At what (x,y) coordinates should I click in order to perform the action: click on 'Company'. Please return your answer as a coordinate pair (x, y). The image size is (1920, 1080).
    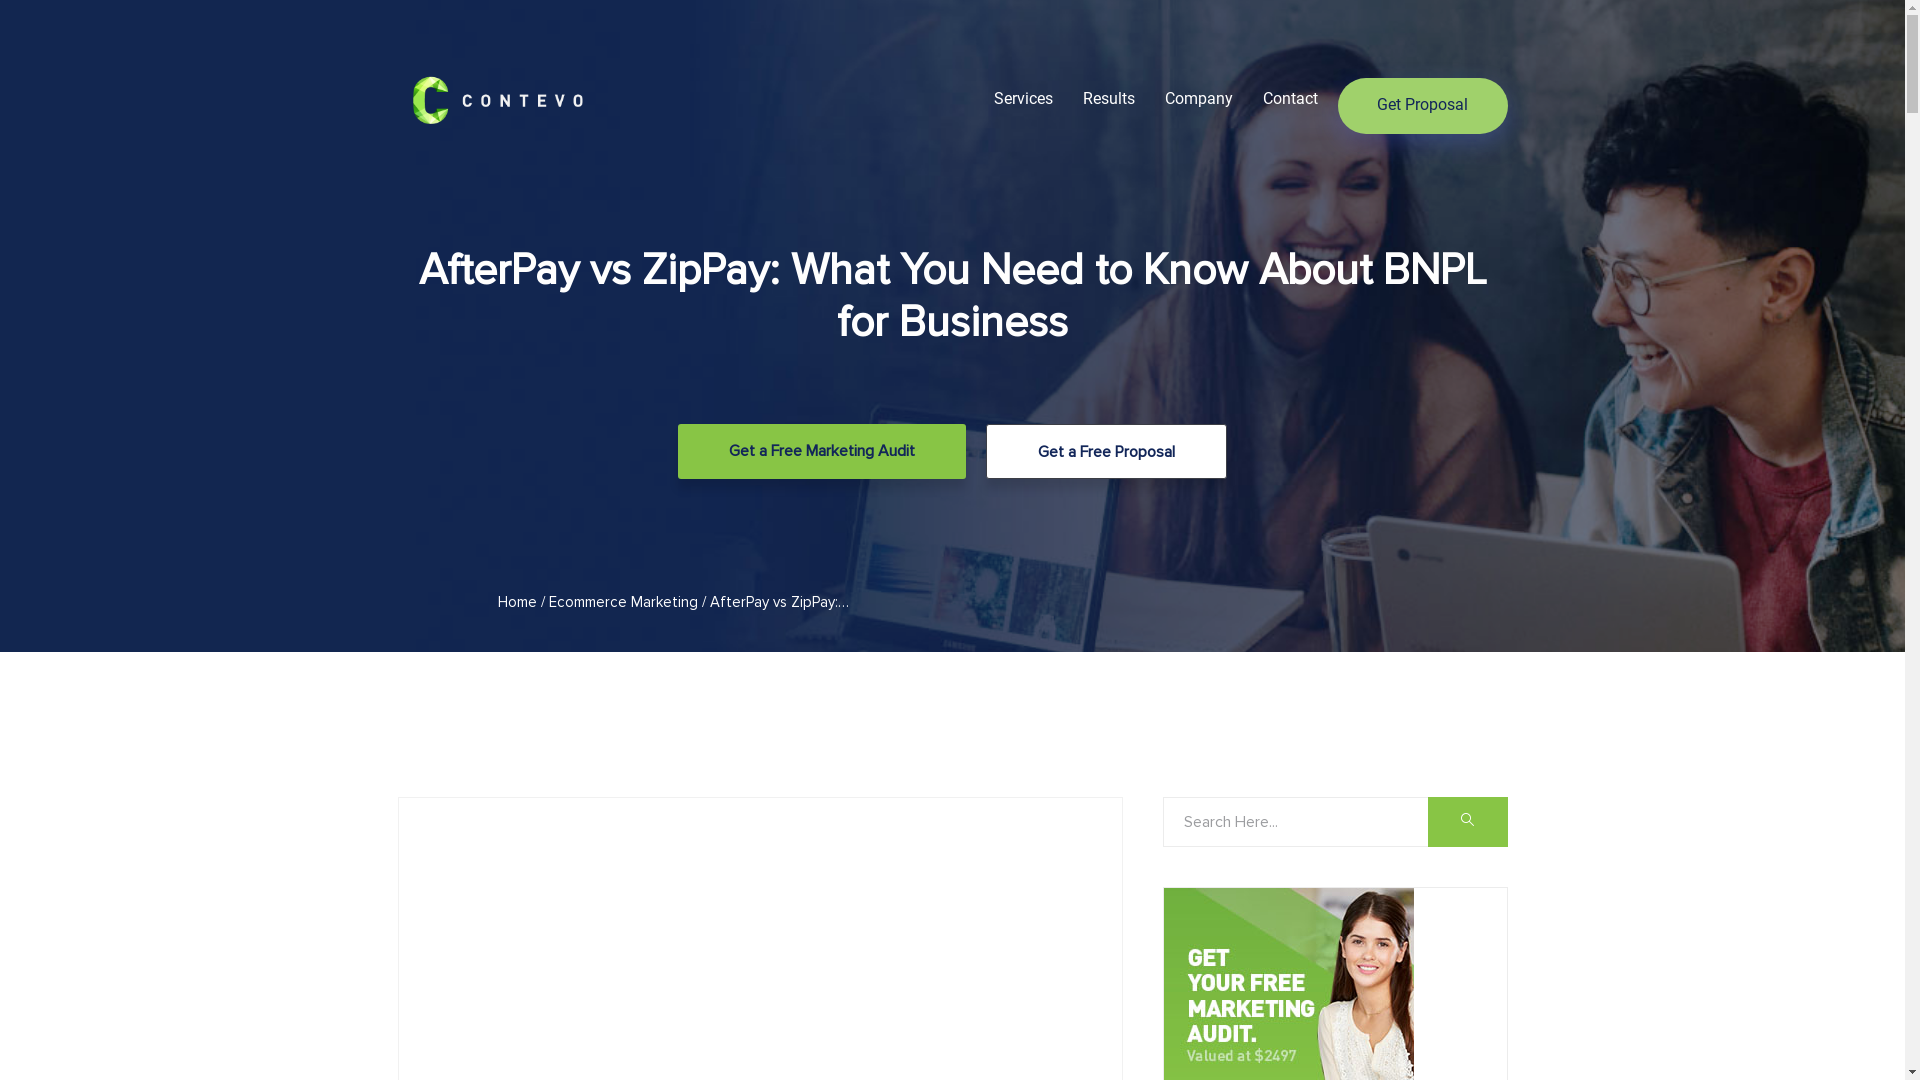
    Looking at the image, I should click on (1198, 98).